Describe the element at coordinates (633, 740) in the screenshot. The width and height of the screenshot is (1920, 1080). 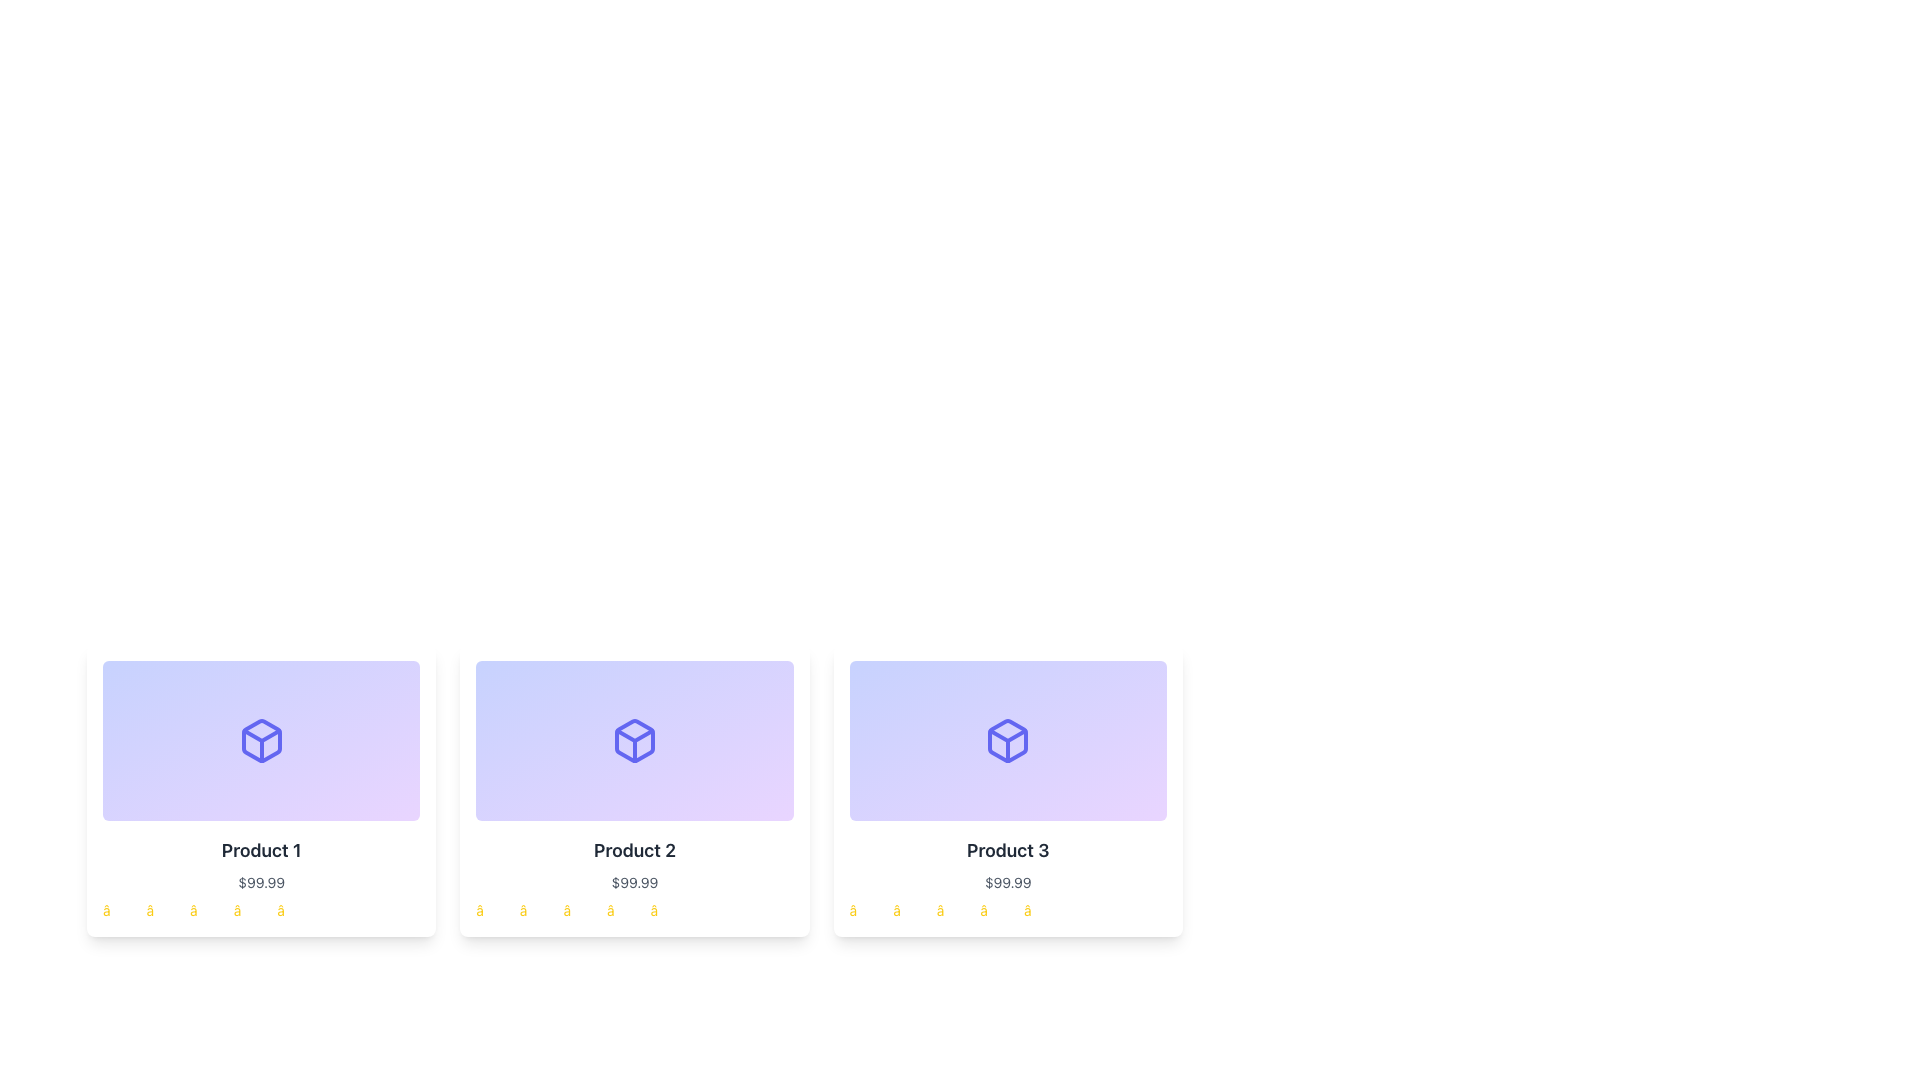
I see `the decorative icon in the second card labeled 'Product 2', which visually represents the content of the card` at that location.